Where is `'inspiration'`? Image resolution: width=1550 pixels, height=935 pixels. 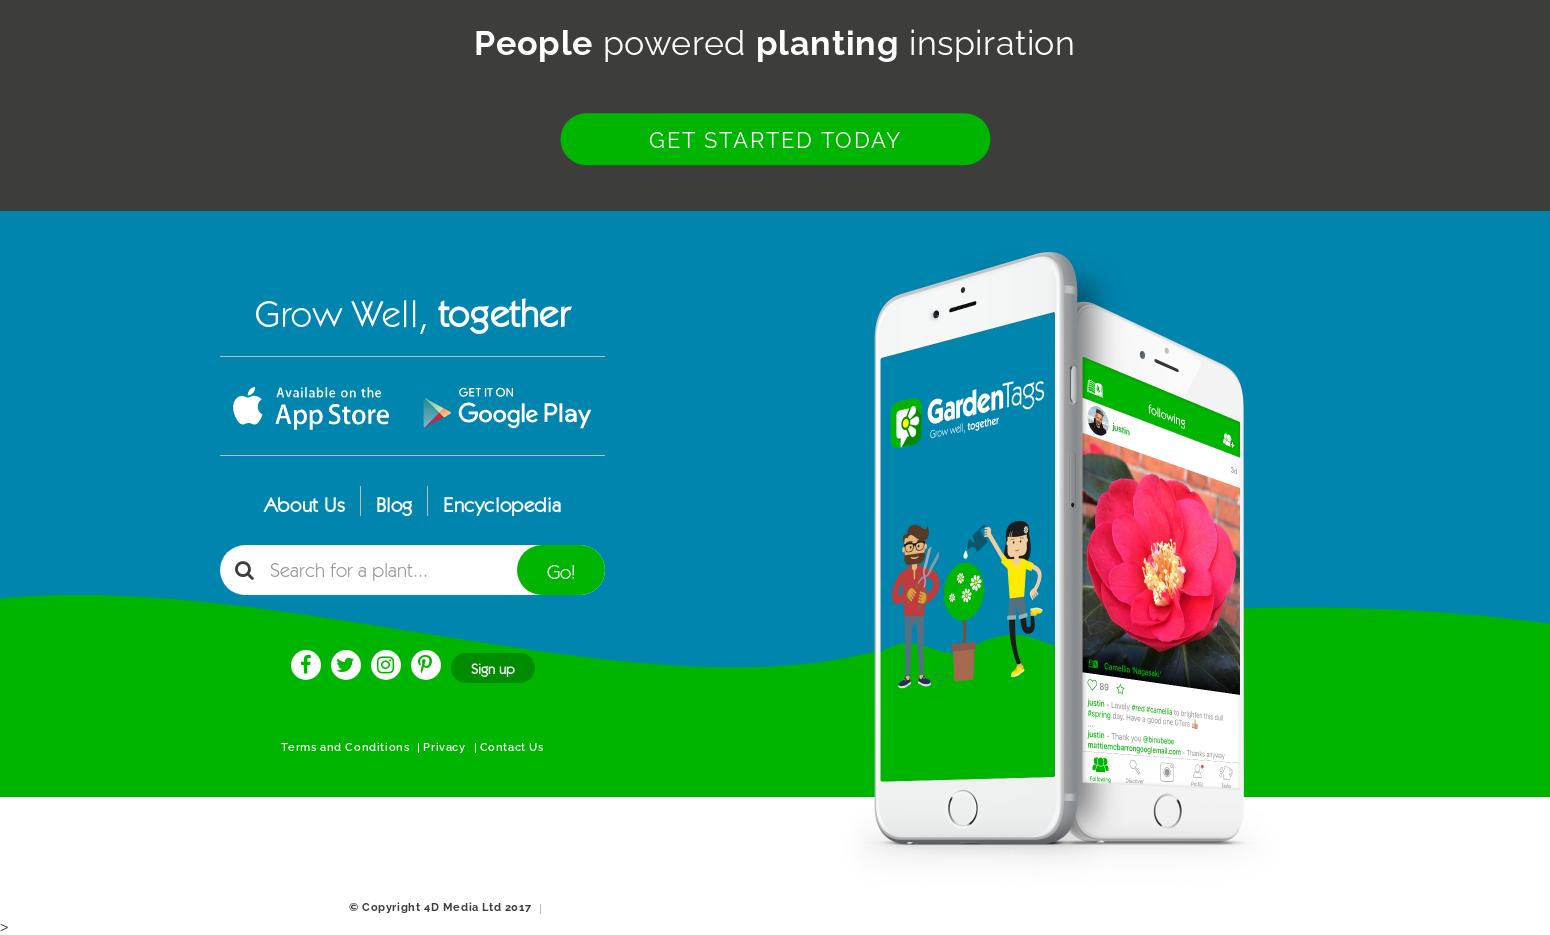
'inspiration' is located at coordinates (986, 42).